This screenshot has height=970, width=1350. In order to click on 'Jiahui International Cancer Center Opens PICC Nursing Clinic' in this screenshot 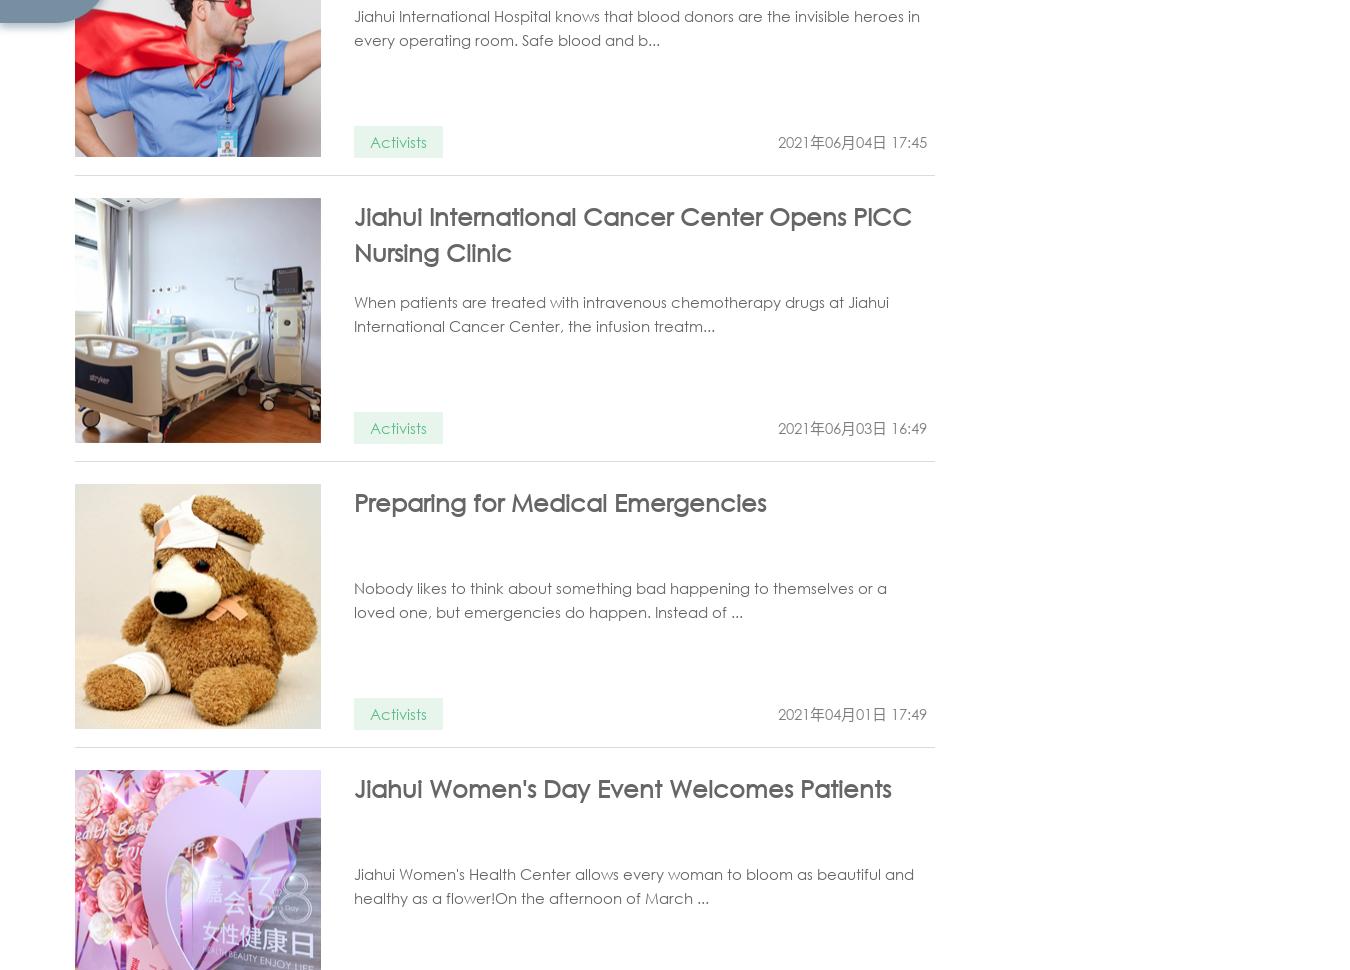, I will do `click(353, 233)`.